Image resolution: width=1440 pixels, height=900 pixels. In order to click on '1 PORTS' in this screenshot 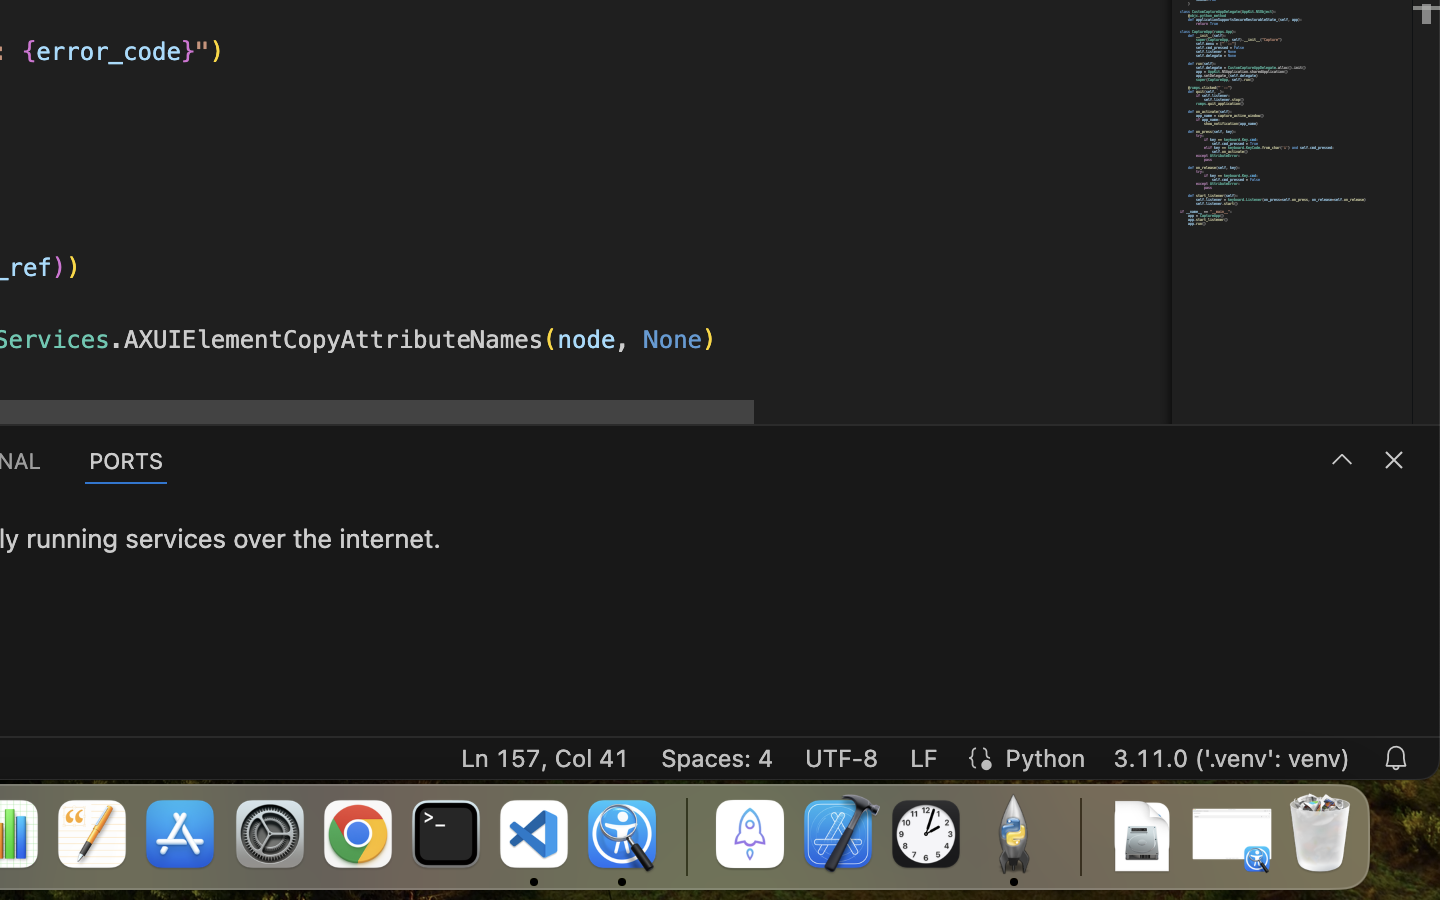, I will do `click(126, 458)`.